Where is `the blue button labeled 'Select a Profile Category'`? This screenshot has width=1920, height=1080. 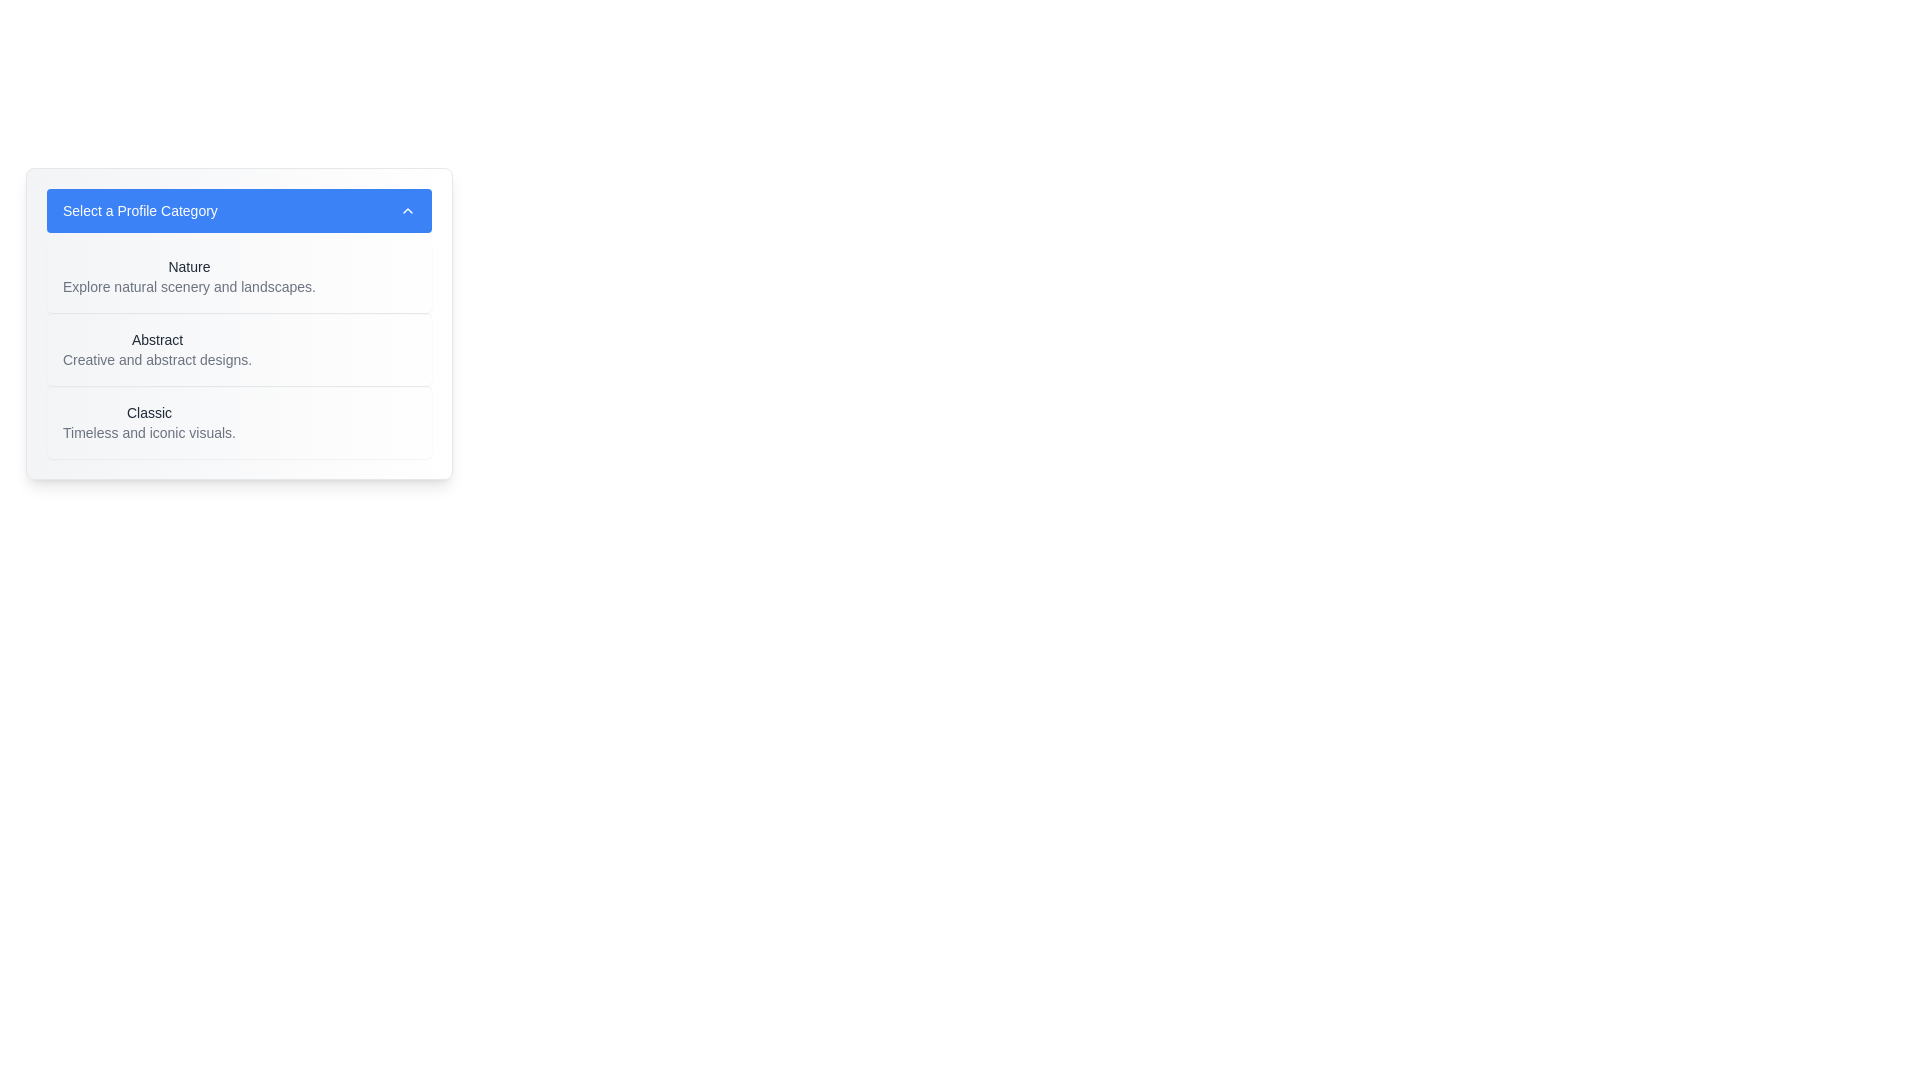
the blue button labeled 'Select a Profile Category' is located at coordinates (239, 211).